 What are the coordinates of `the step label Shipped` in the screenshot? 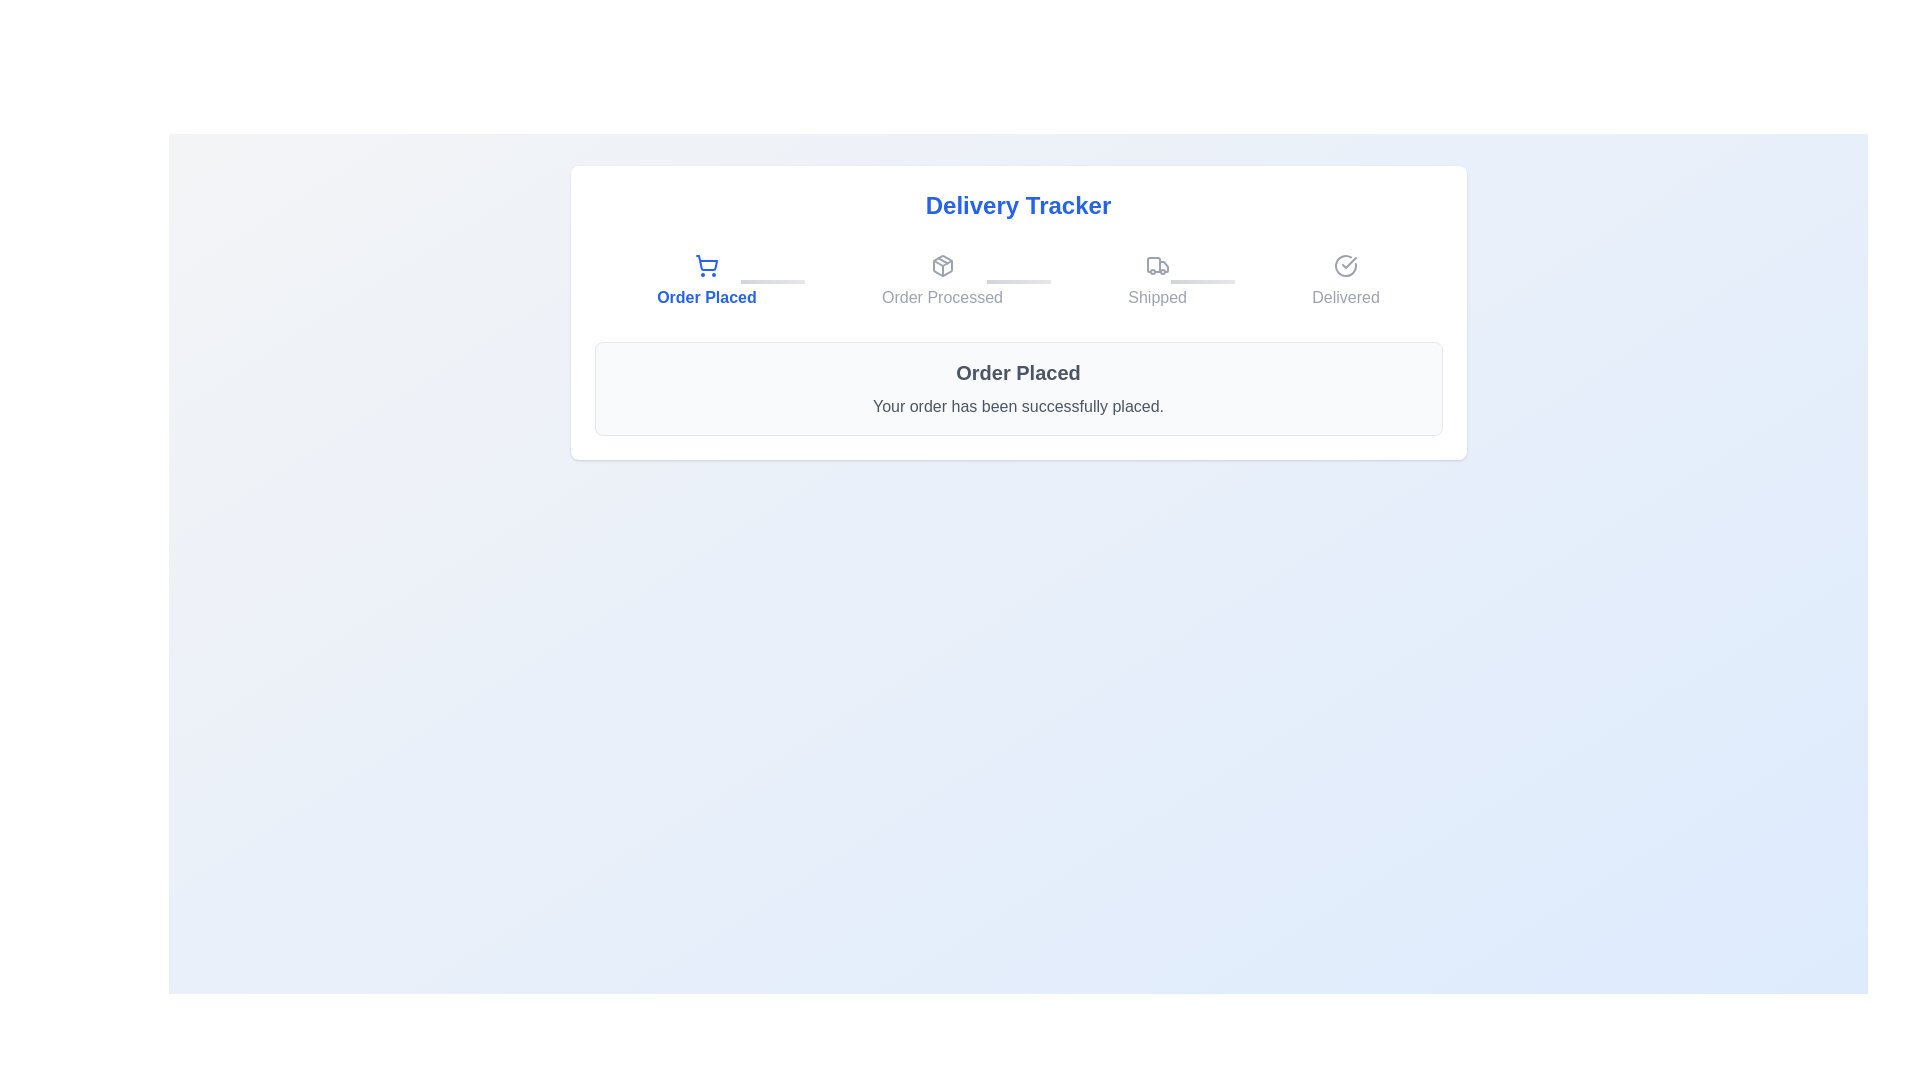 It's located at (1157, 281).